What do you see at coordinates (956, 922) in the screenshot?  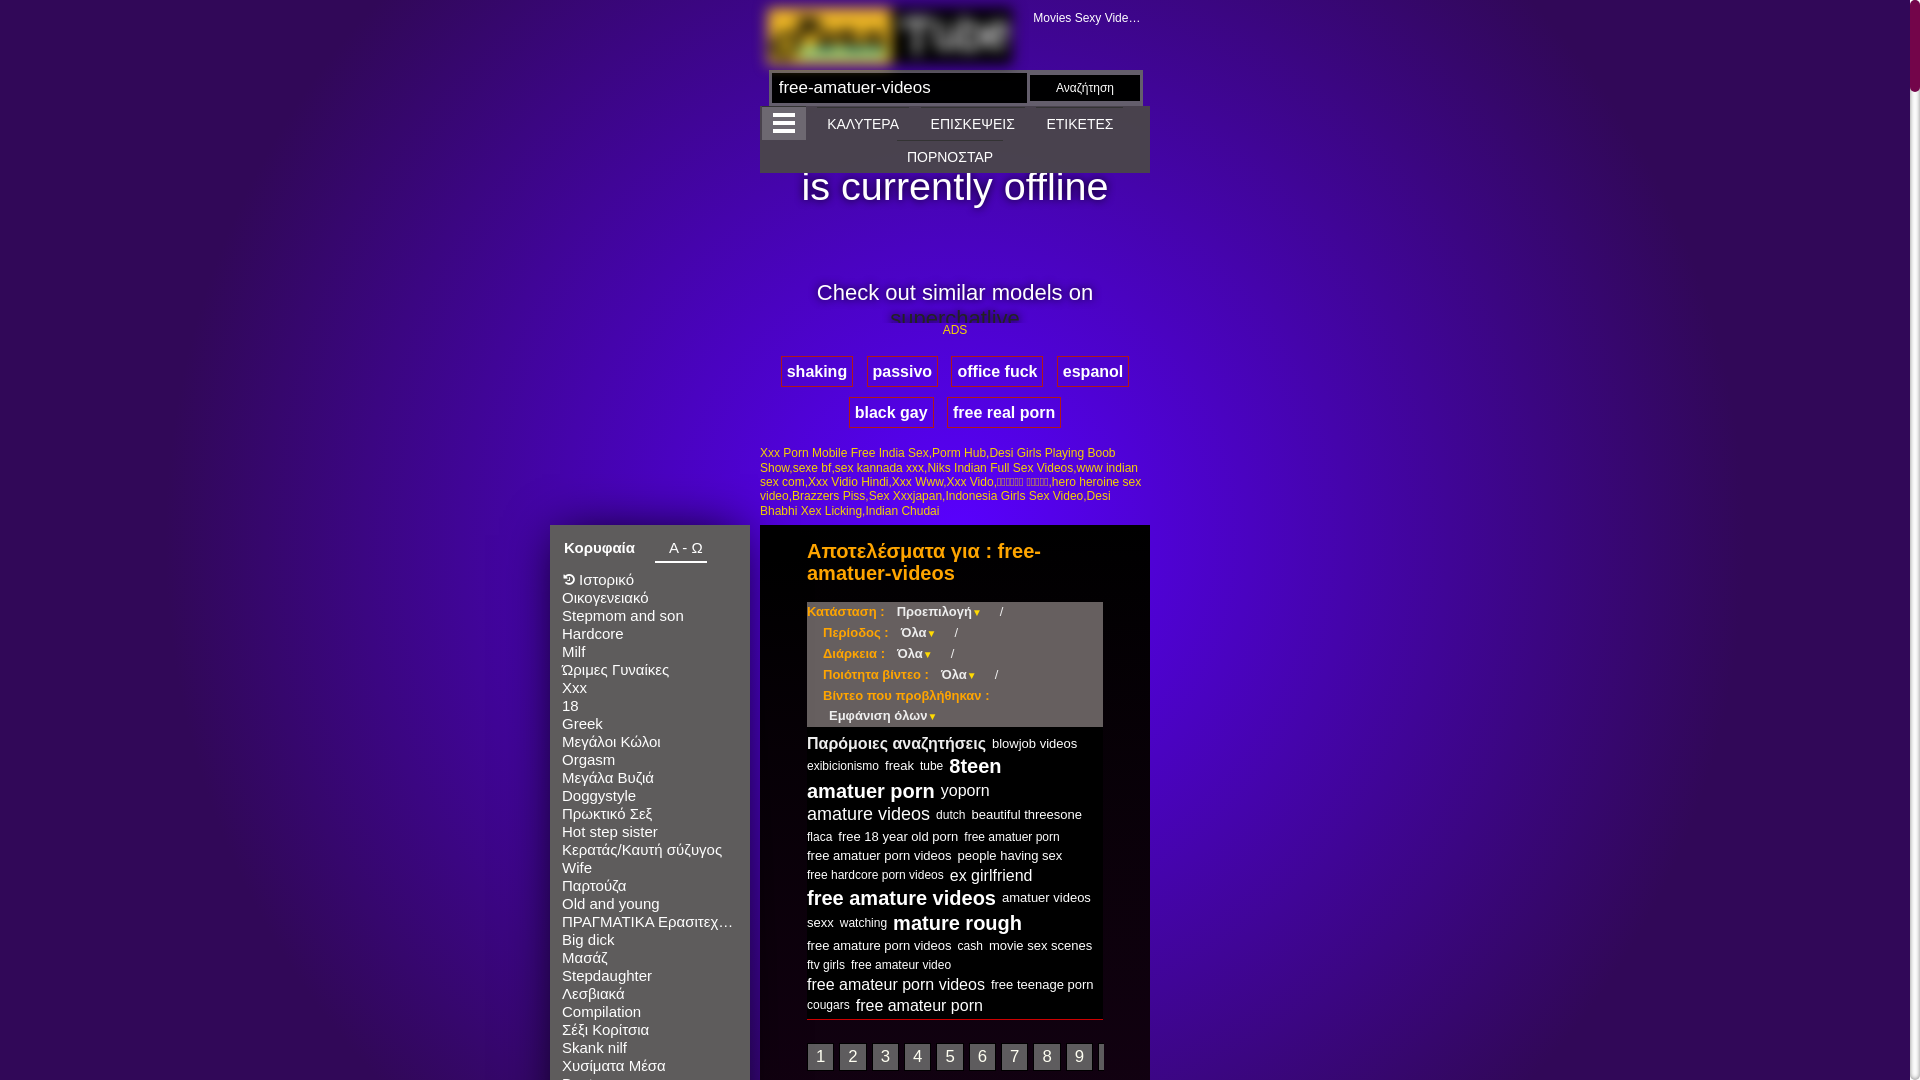 I see `'mature rough'` at bounding box center [956, 922].